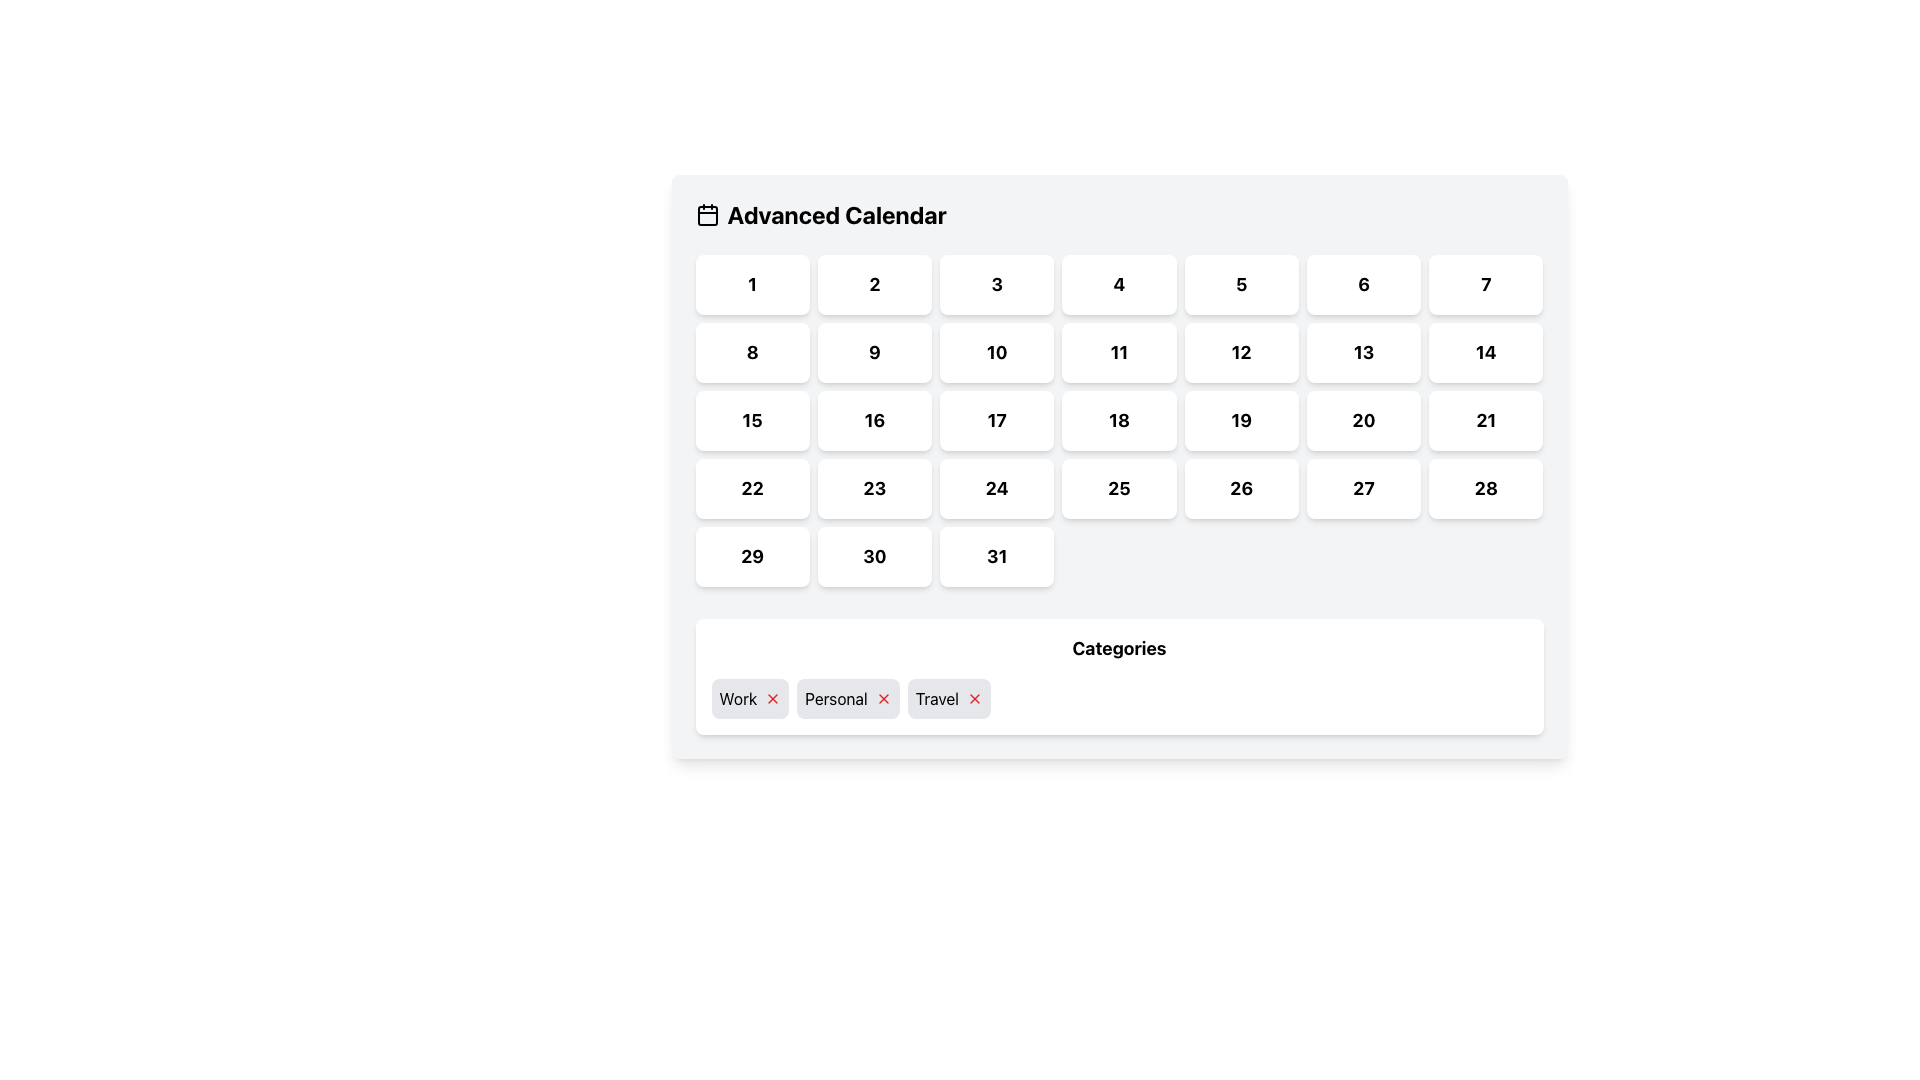 The image size is (1920, 1080). Describe the element at coordinates (997, 556) in the screenshot. I see `the date label indicating the 31st day of the month within the calendar widget, located at the bottom row of the calendar grid` at that location.